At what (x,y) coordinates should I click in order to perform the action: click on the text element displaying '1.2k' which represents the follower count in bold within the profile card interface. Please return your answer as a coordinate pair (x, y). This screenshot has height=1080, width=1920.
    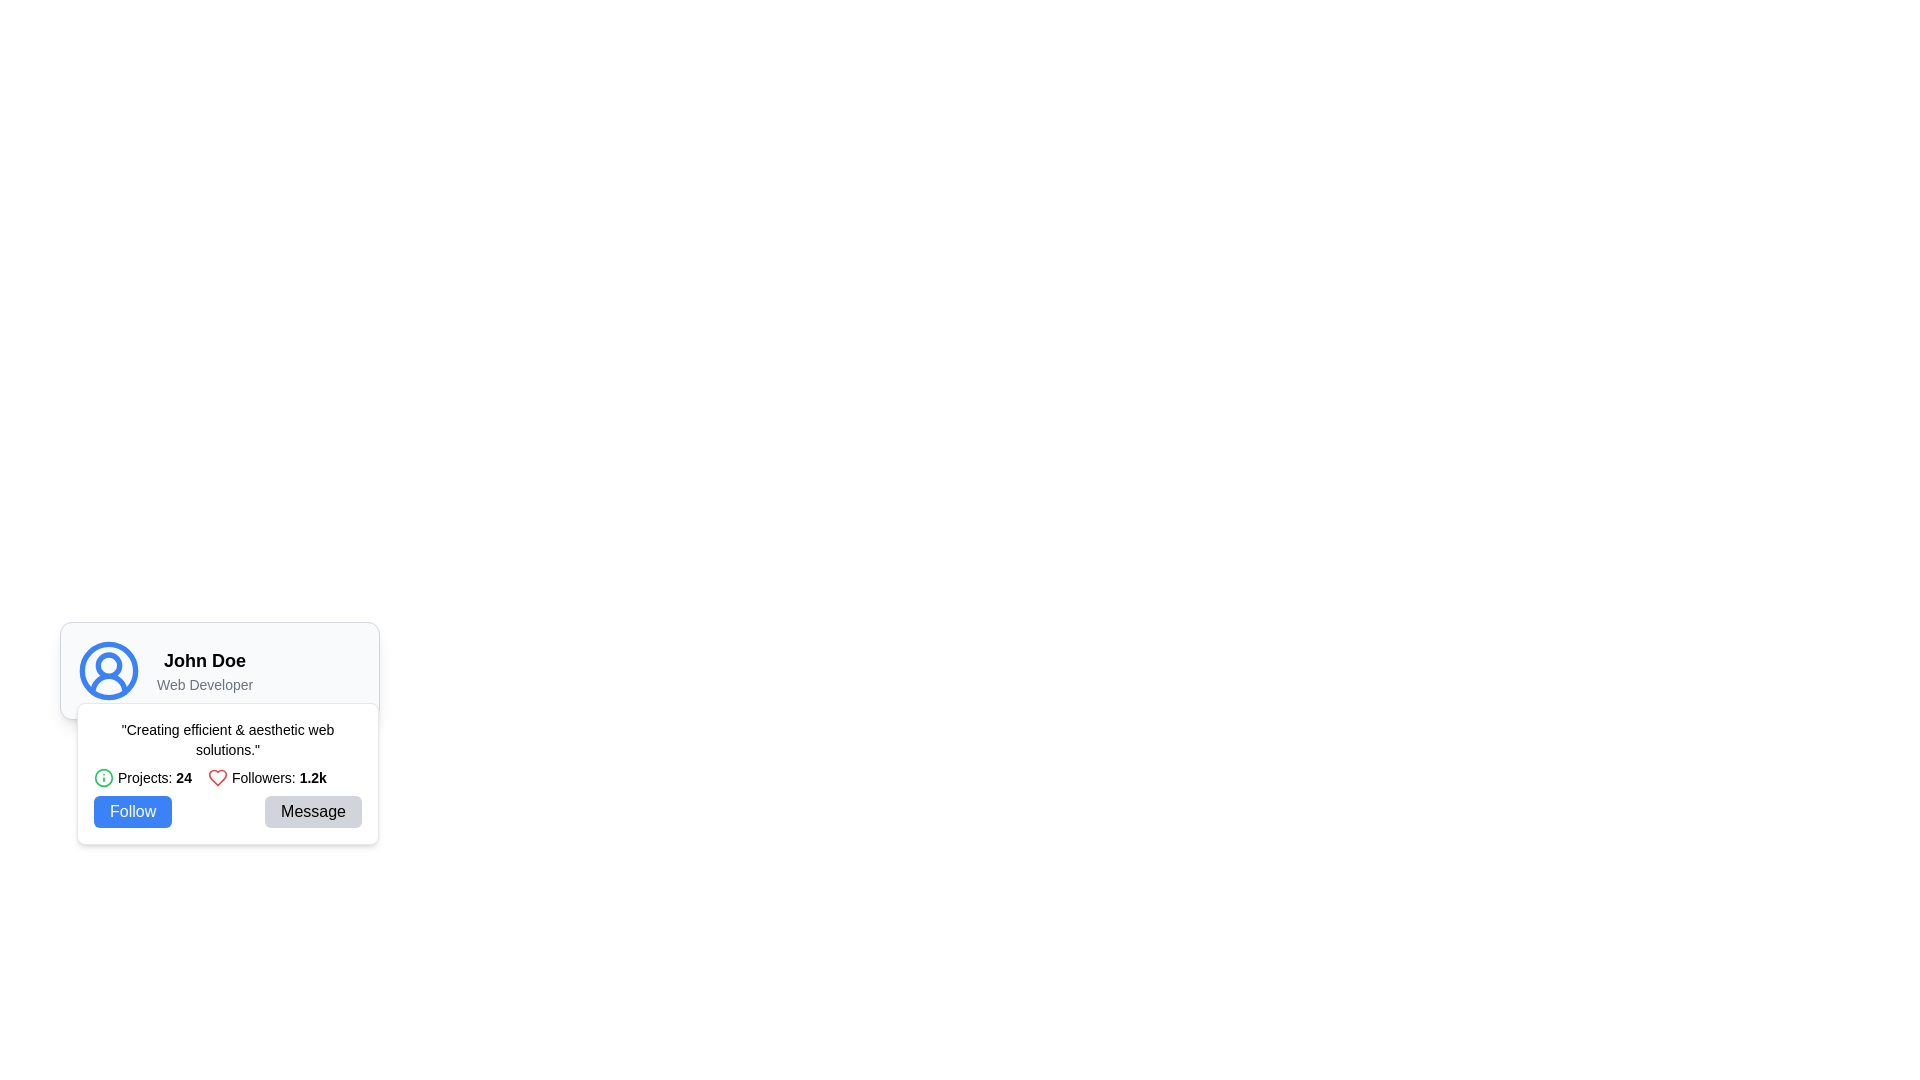
    Looking at the image, I should click on (312, 777).